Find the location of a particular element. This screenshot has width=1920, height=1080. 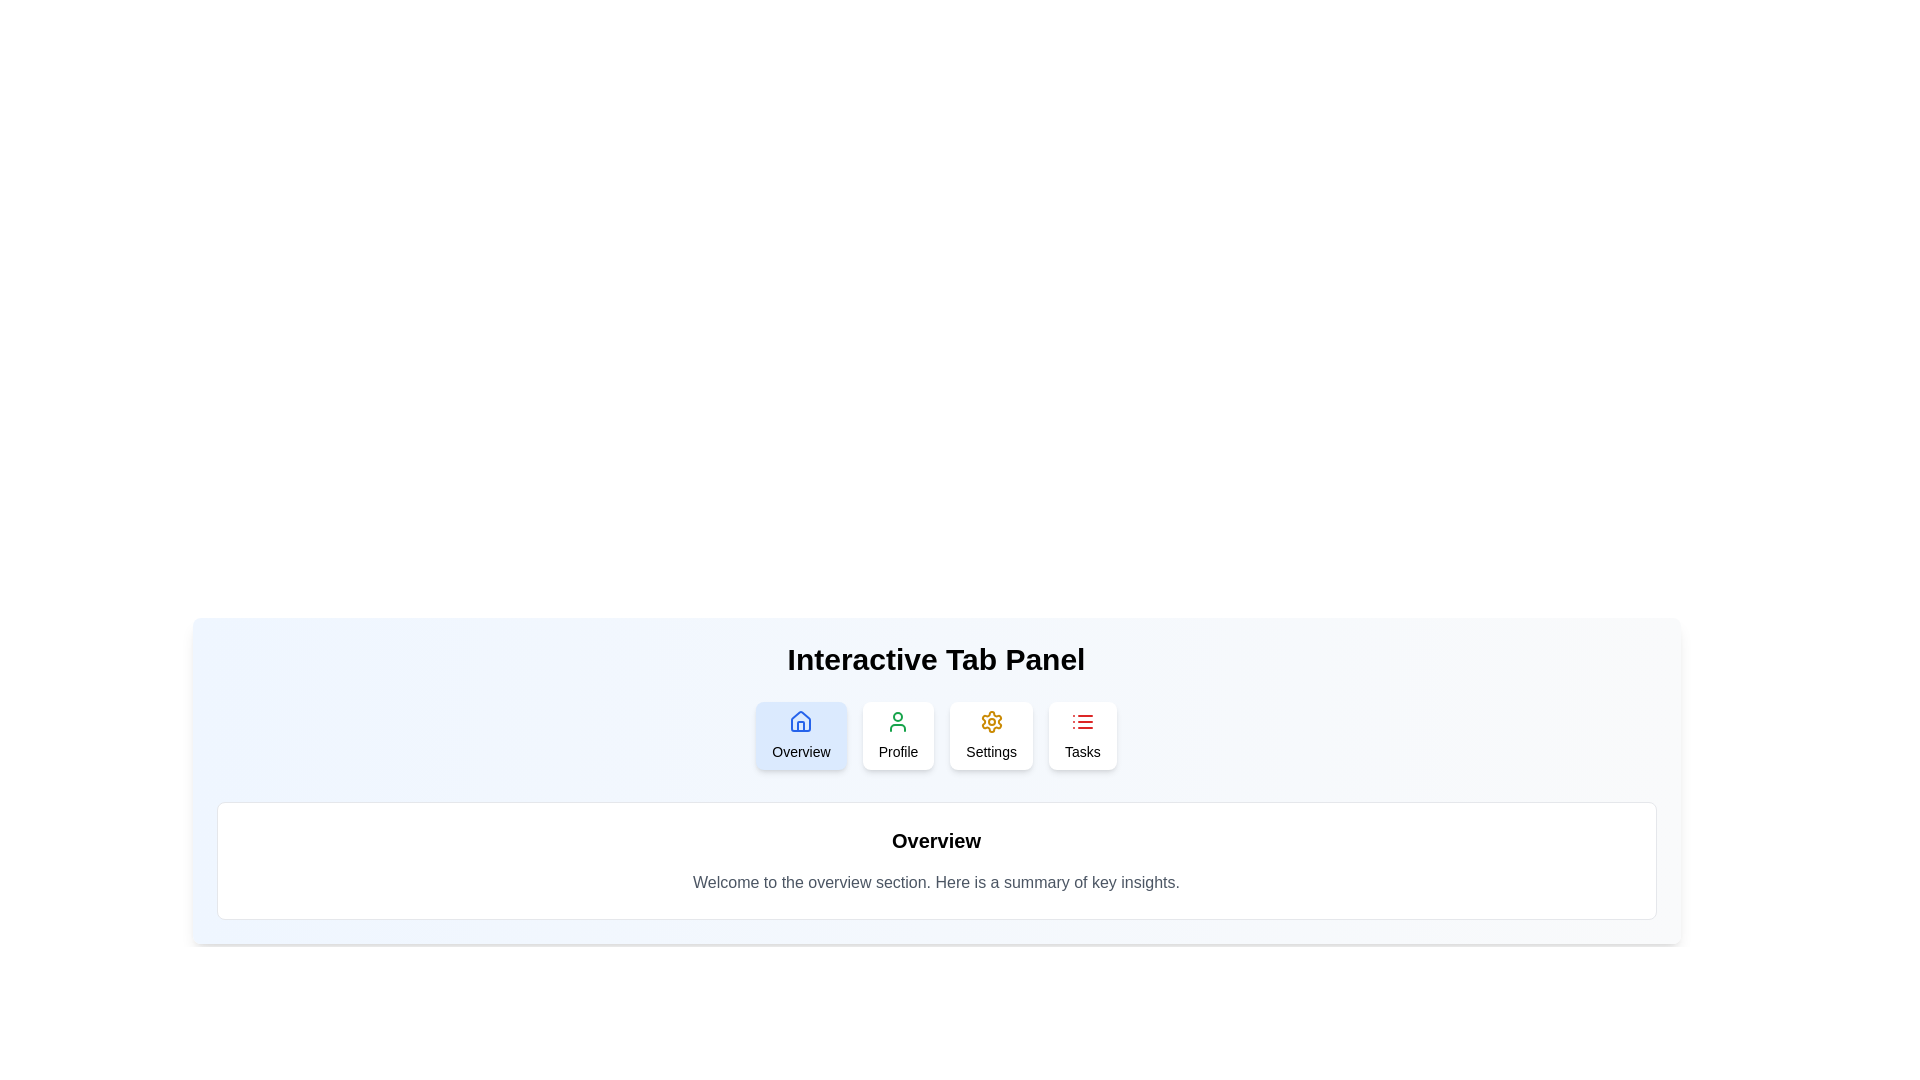

the Profile tab to view its content is located at coordinates (897, 736).